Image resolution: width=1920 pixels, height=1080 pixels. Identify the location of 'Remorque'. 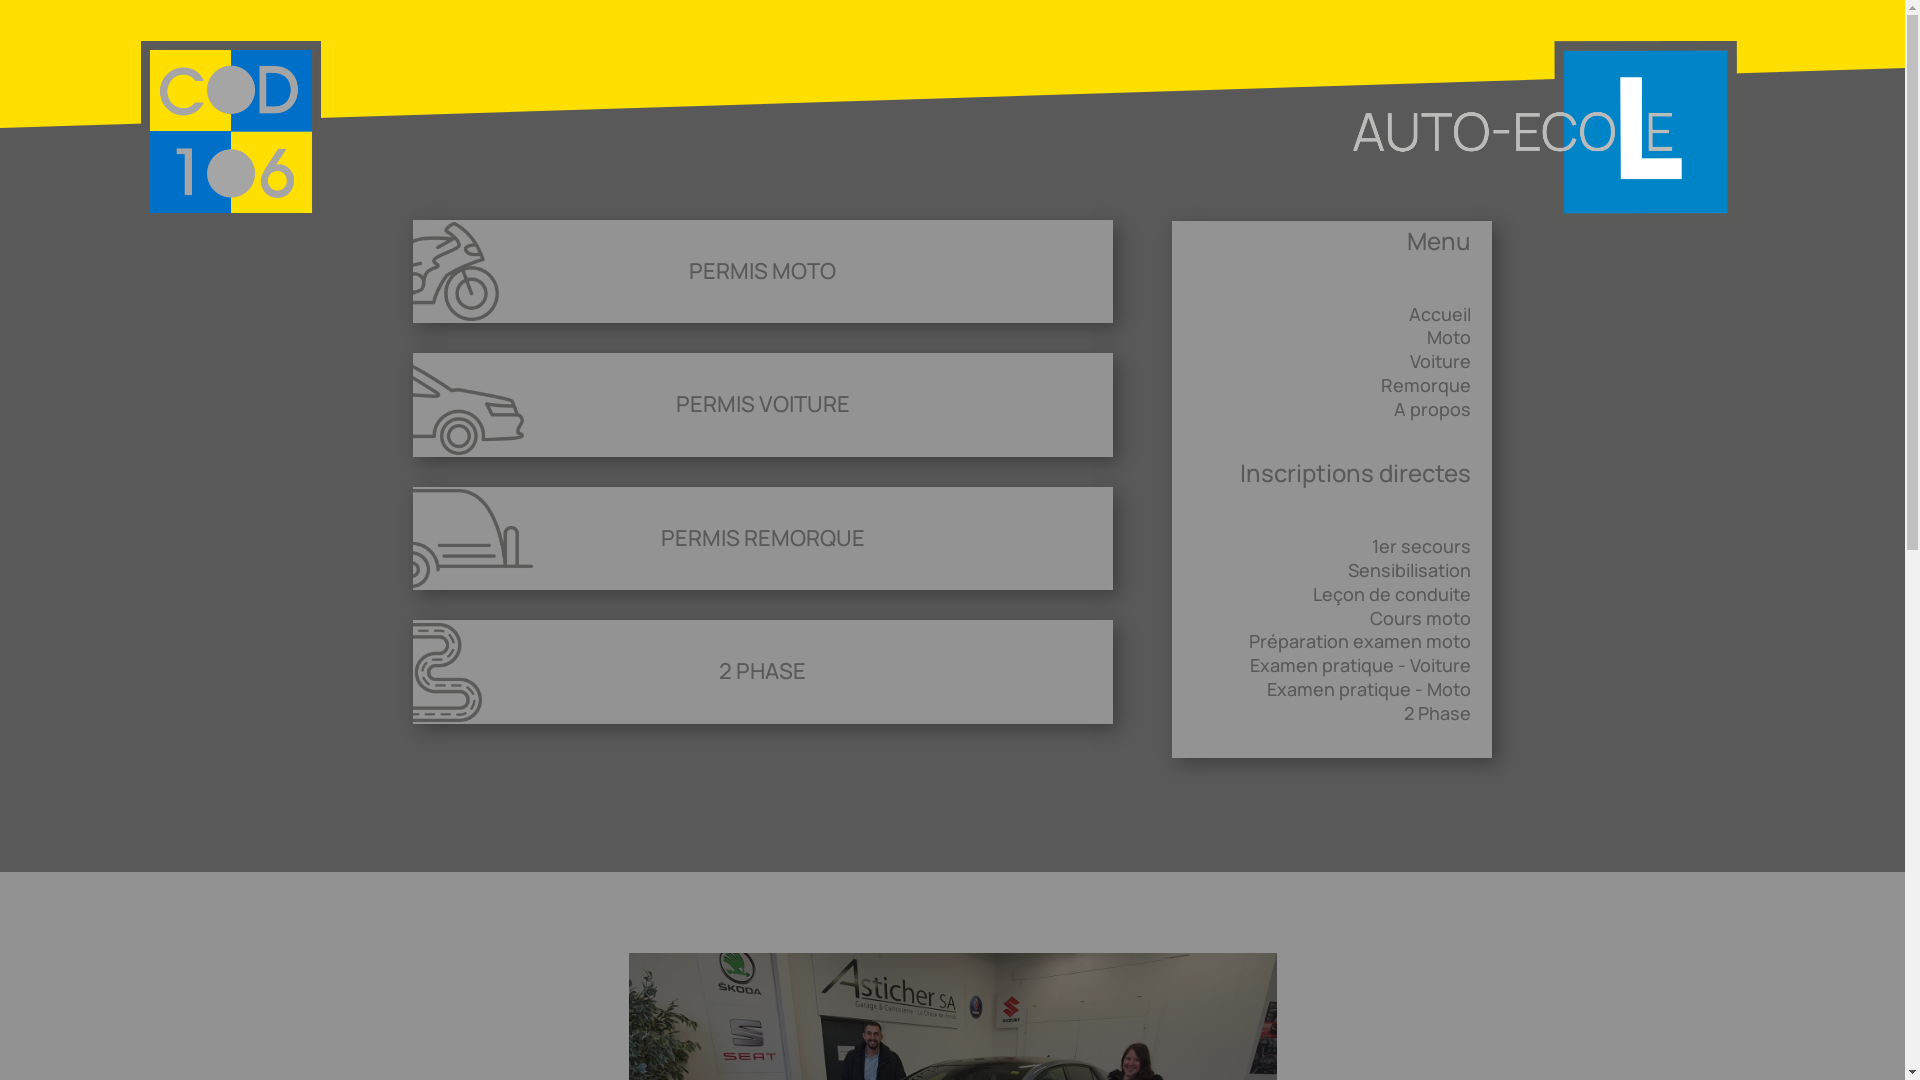
(1380, 385).